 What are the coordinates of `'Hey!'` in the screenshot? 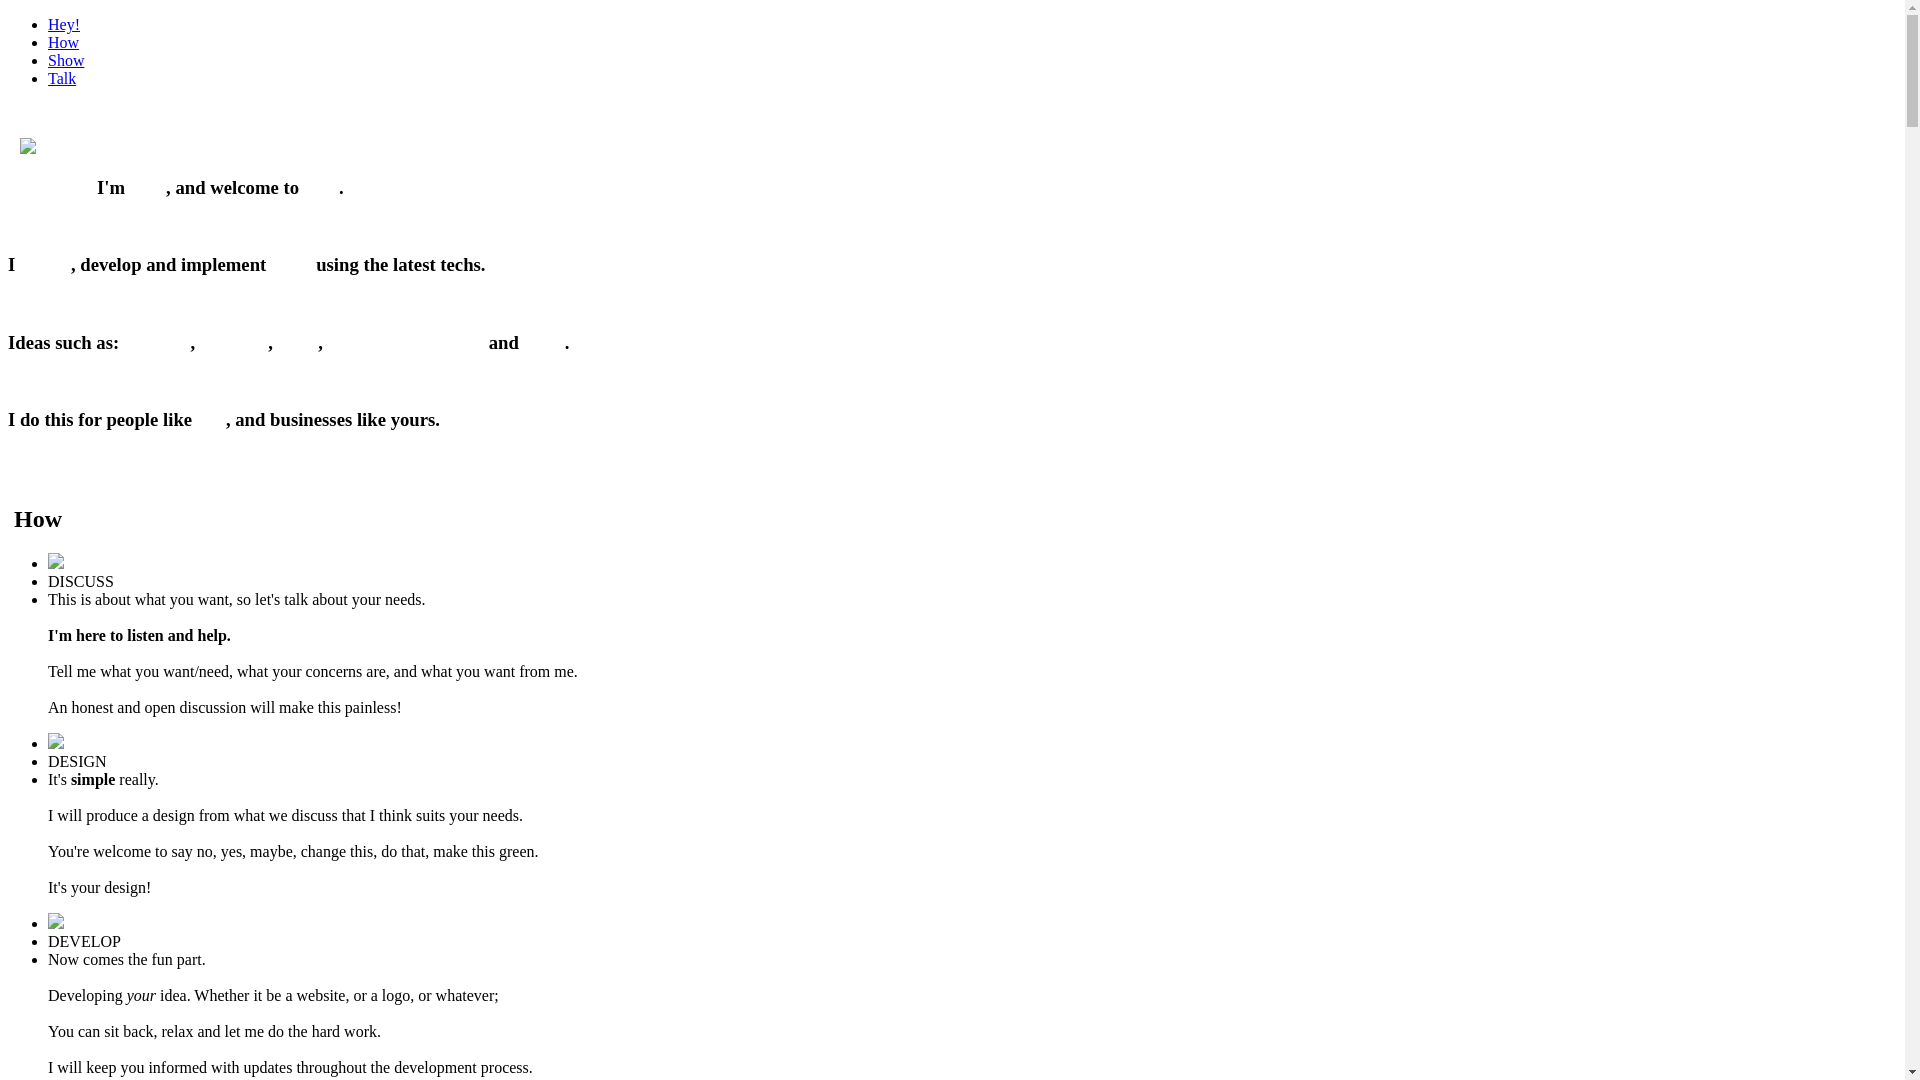 It's located at (48, 24).